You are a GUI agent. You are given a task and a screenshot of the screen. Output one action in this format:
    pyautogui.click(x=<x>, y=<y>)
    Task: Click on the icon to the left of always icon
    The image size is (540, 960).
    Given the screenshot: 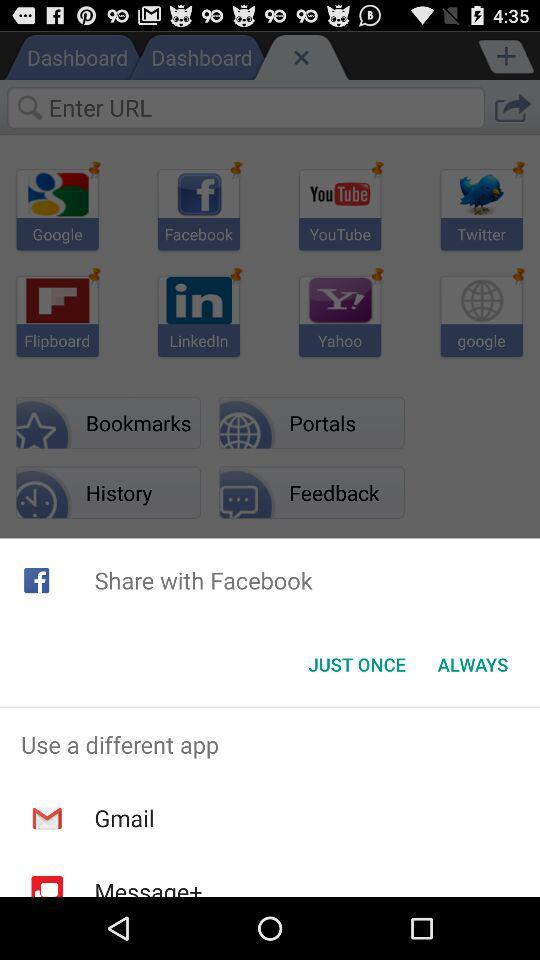 What is the action you would take?
    pyautogui.click(x=356, y=664)
    